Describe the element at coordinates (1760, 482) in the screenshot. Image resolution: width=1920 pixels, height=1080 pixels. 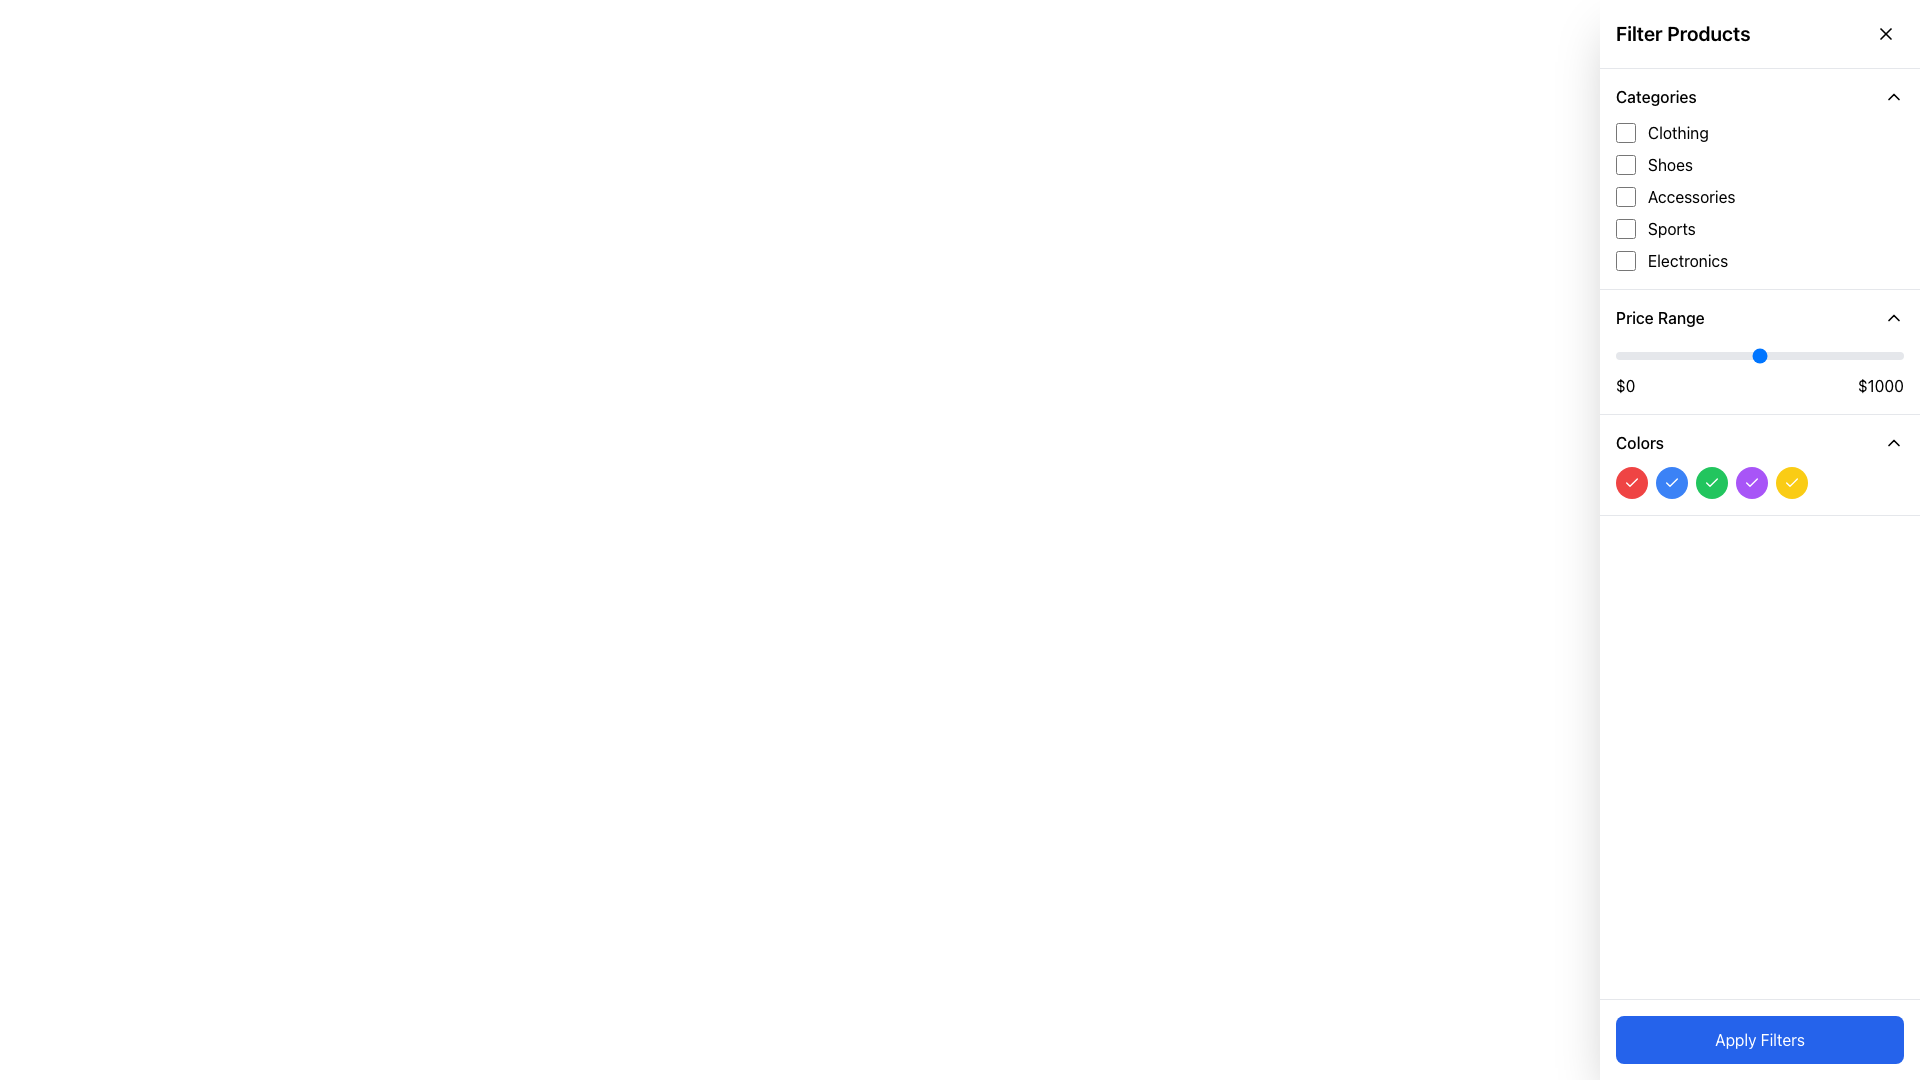
I see `the Interactive color option group composed of circular buttons filled with distinct colors and a centered white checkmark, located under the 'Colors' section in the right-hand side filter panel` at that location.